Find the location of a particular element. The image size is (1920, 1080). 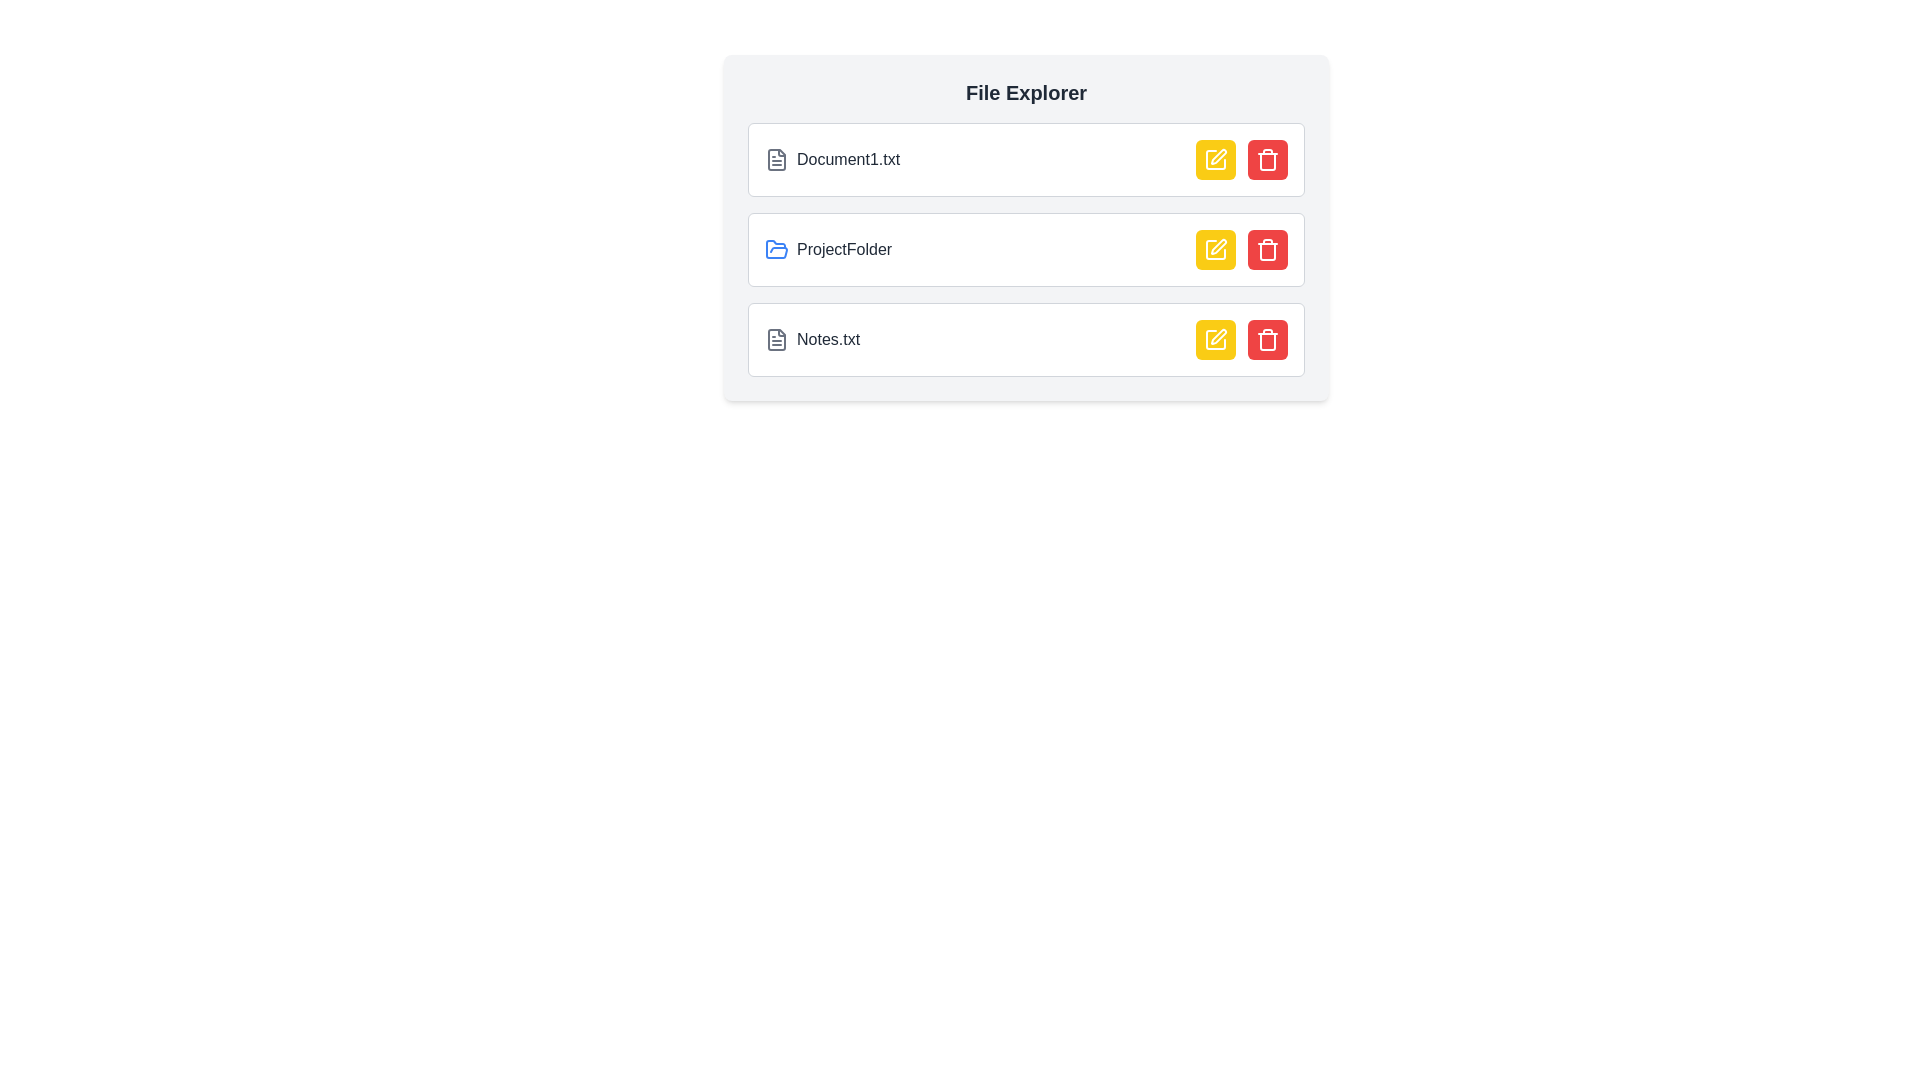

the document icon for 'Document1.txt', which is a rectangular paper-like SVG graphic with a folded corner, to visually associate it with the corresponding file is located at coordinates (776, 158).